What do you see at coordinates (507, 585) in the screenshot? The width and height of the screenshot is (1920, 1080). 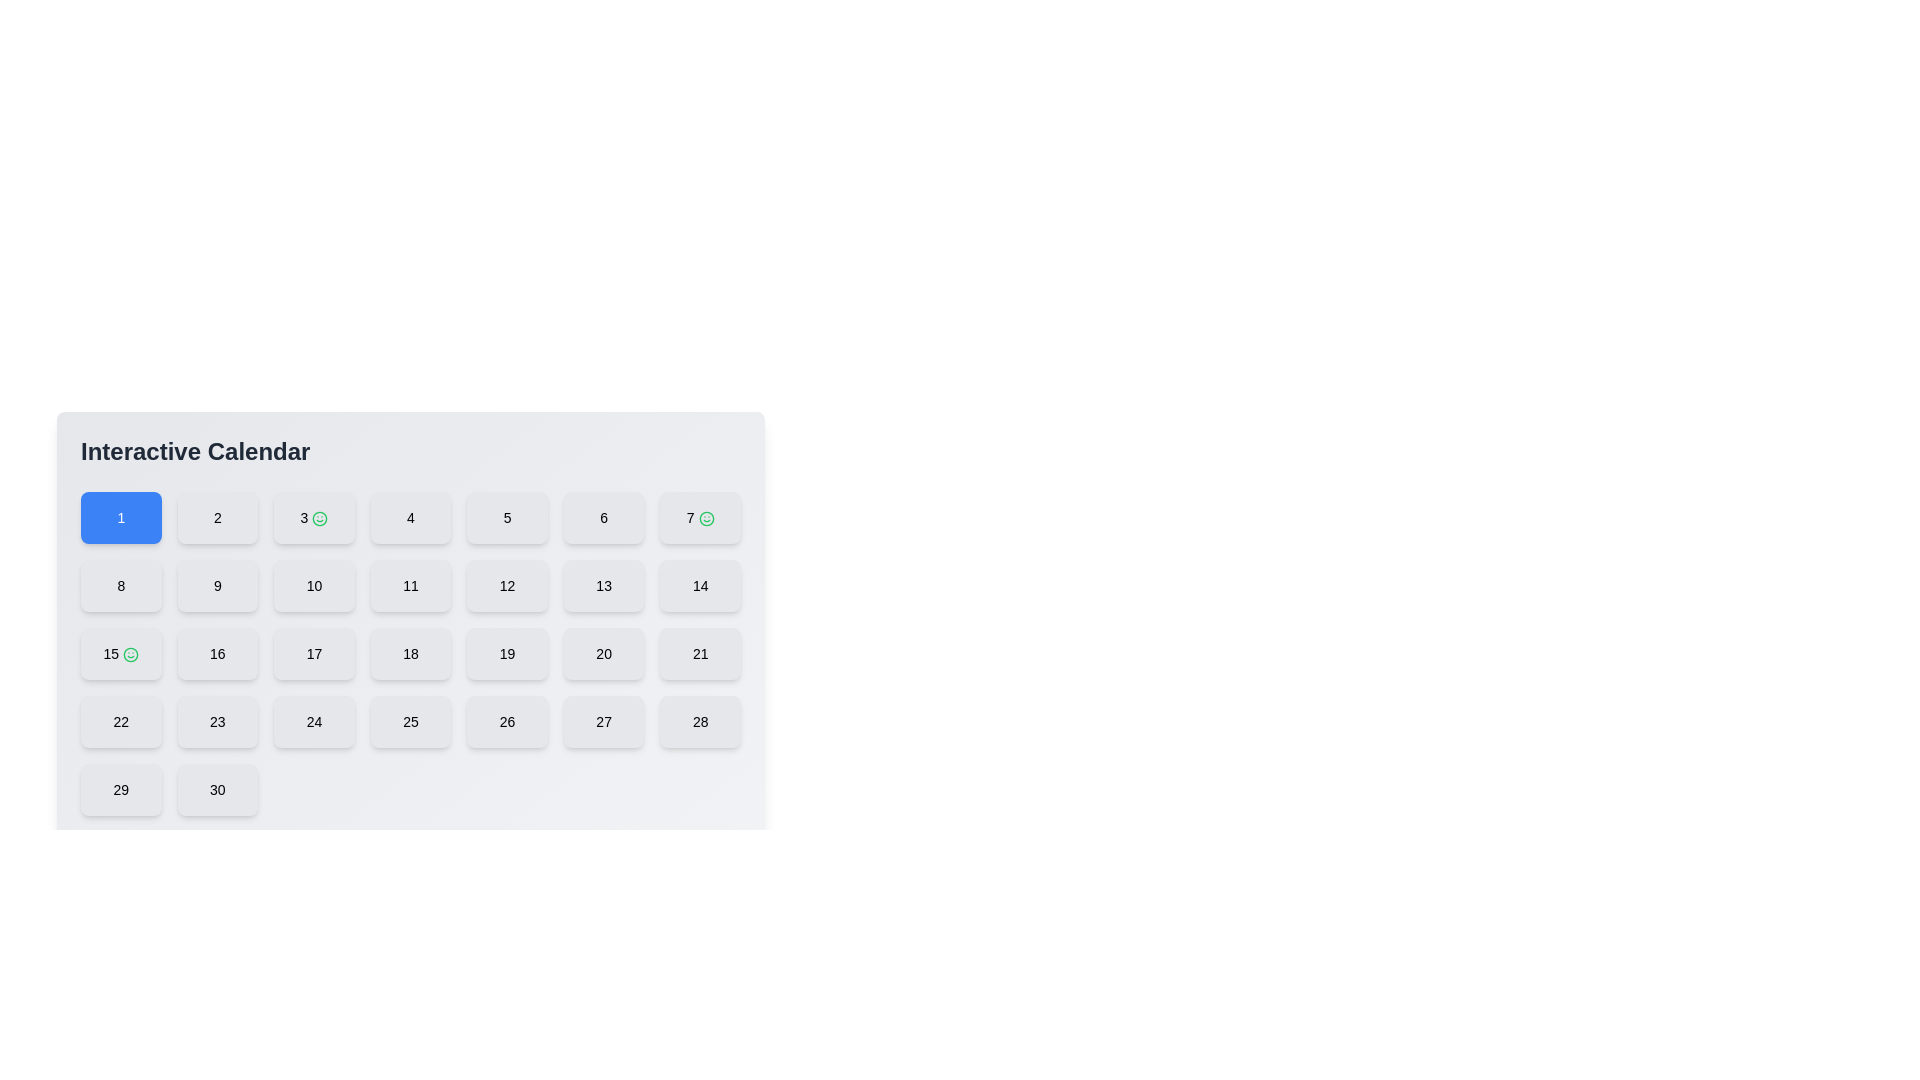 I see `the button labeled '12', which is a rectangular button with rounded corners, gray background, and black text` at bounding box center [507, 585].